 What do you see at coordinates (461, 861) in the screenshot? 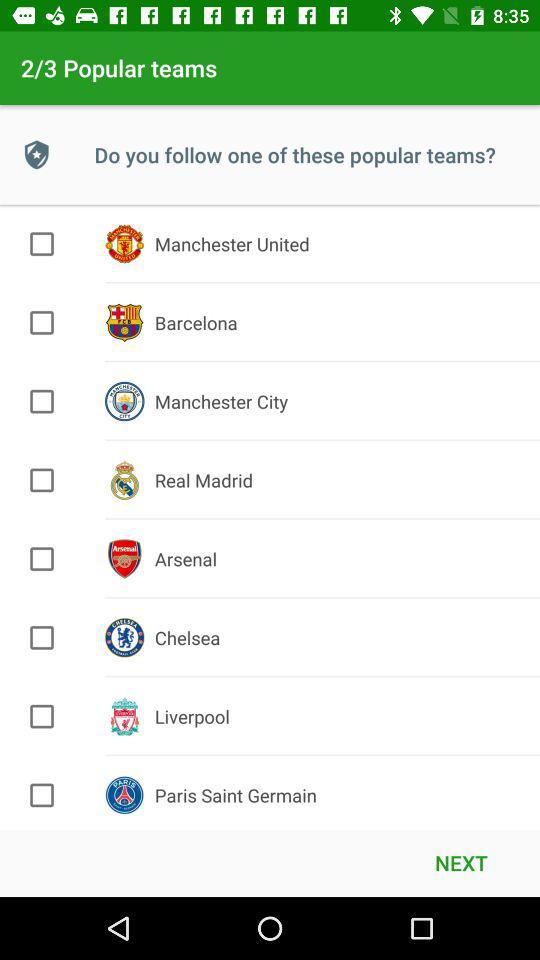
I see `the icon next to paris saint germain item` at bounding box center [461, 861].